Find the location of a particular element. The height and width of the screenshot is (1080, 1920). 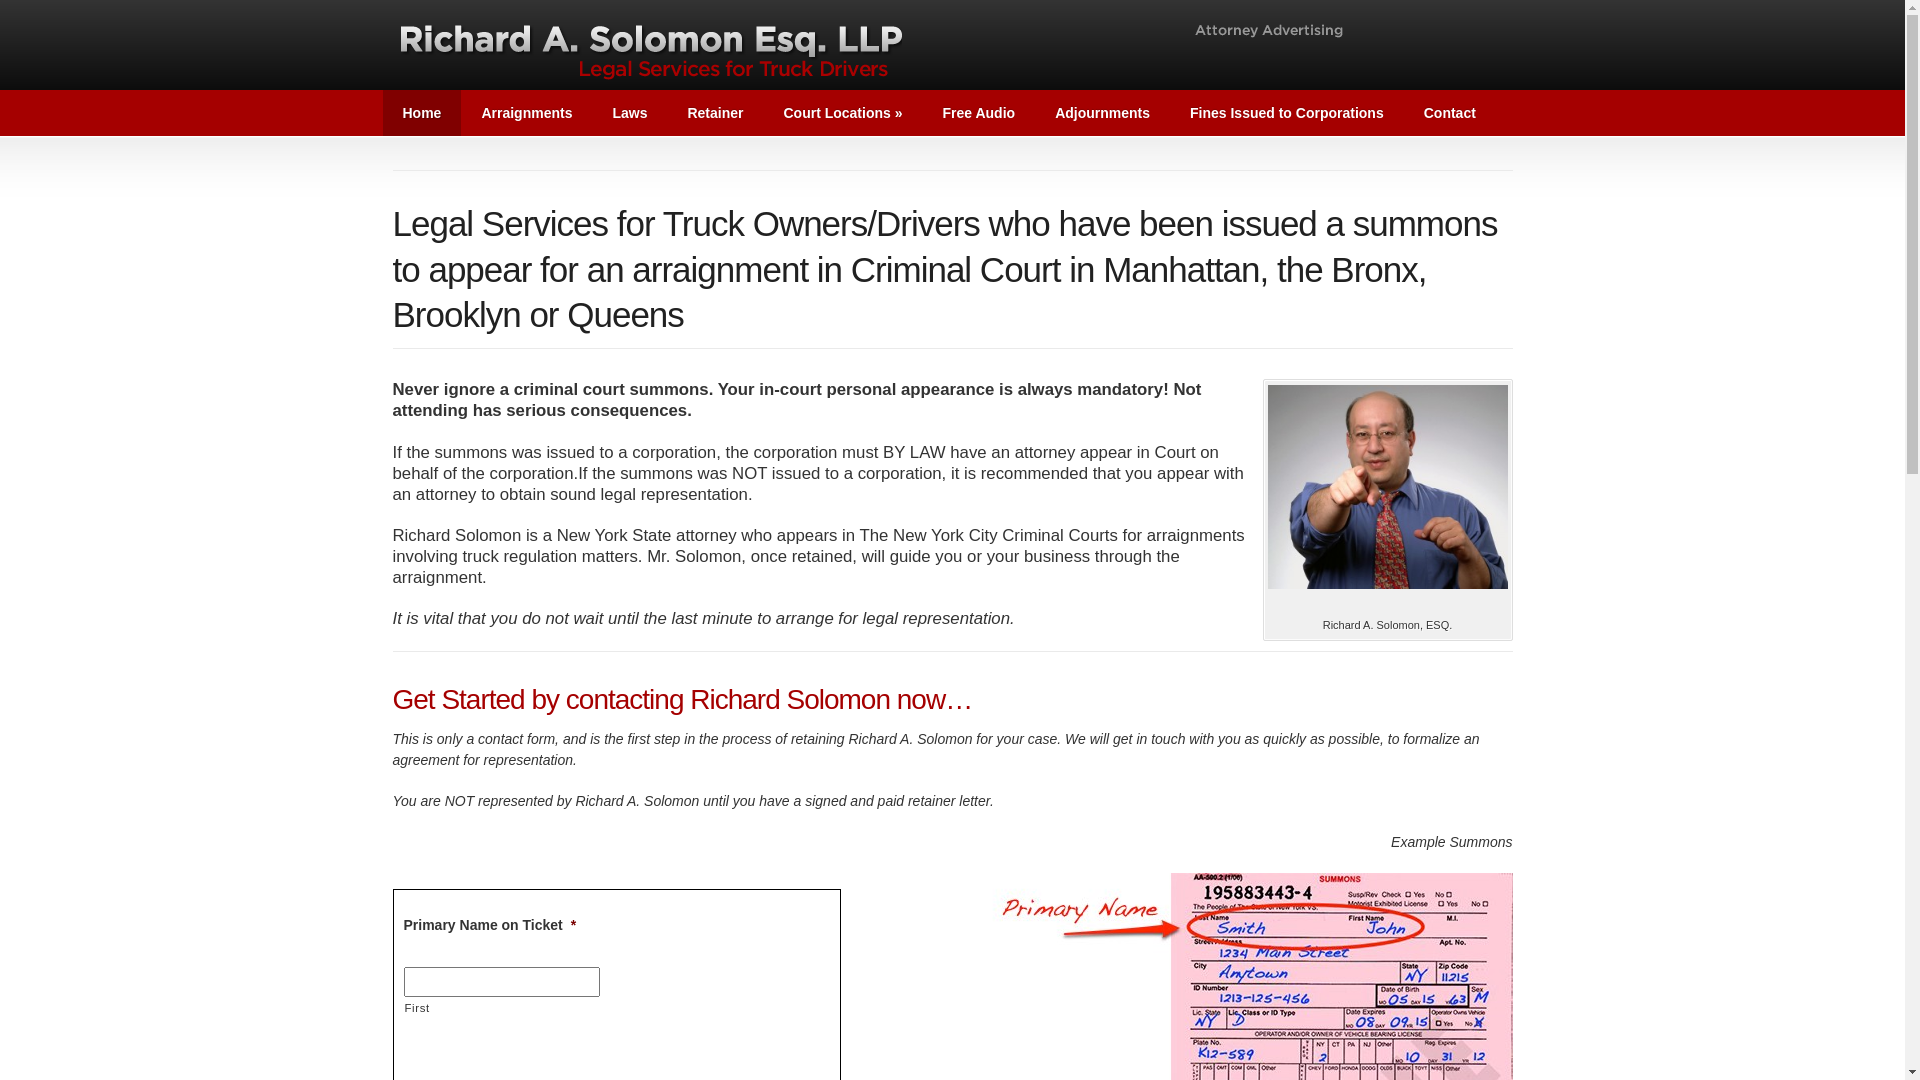

'Fines Issued to Corporations' is located at coordinates (1170, 112).